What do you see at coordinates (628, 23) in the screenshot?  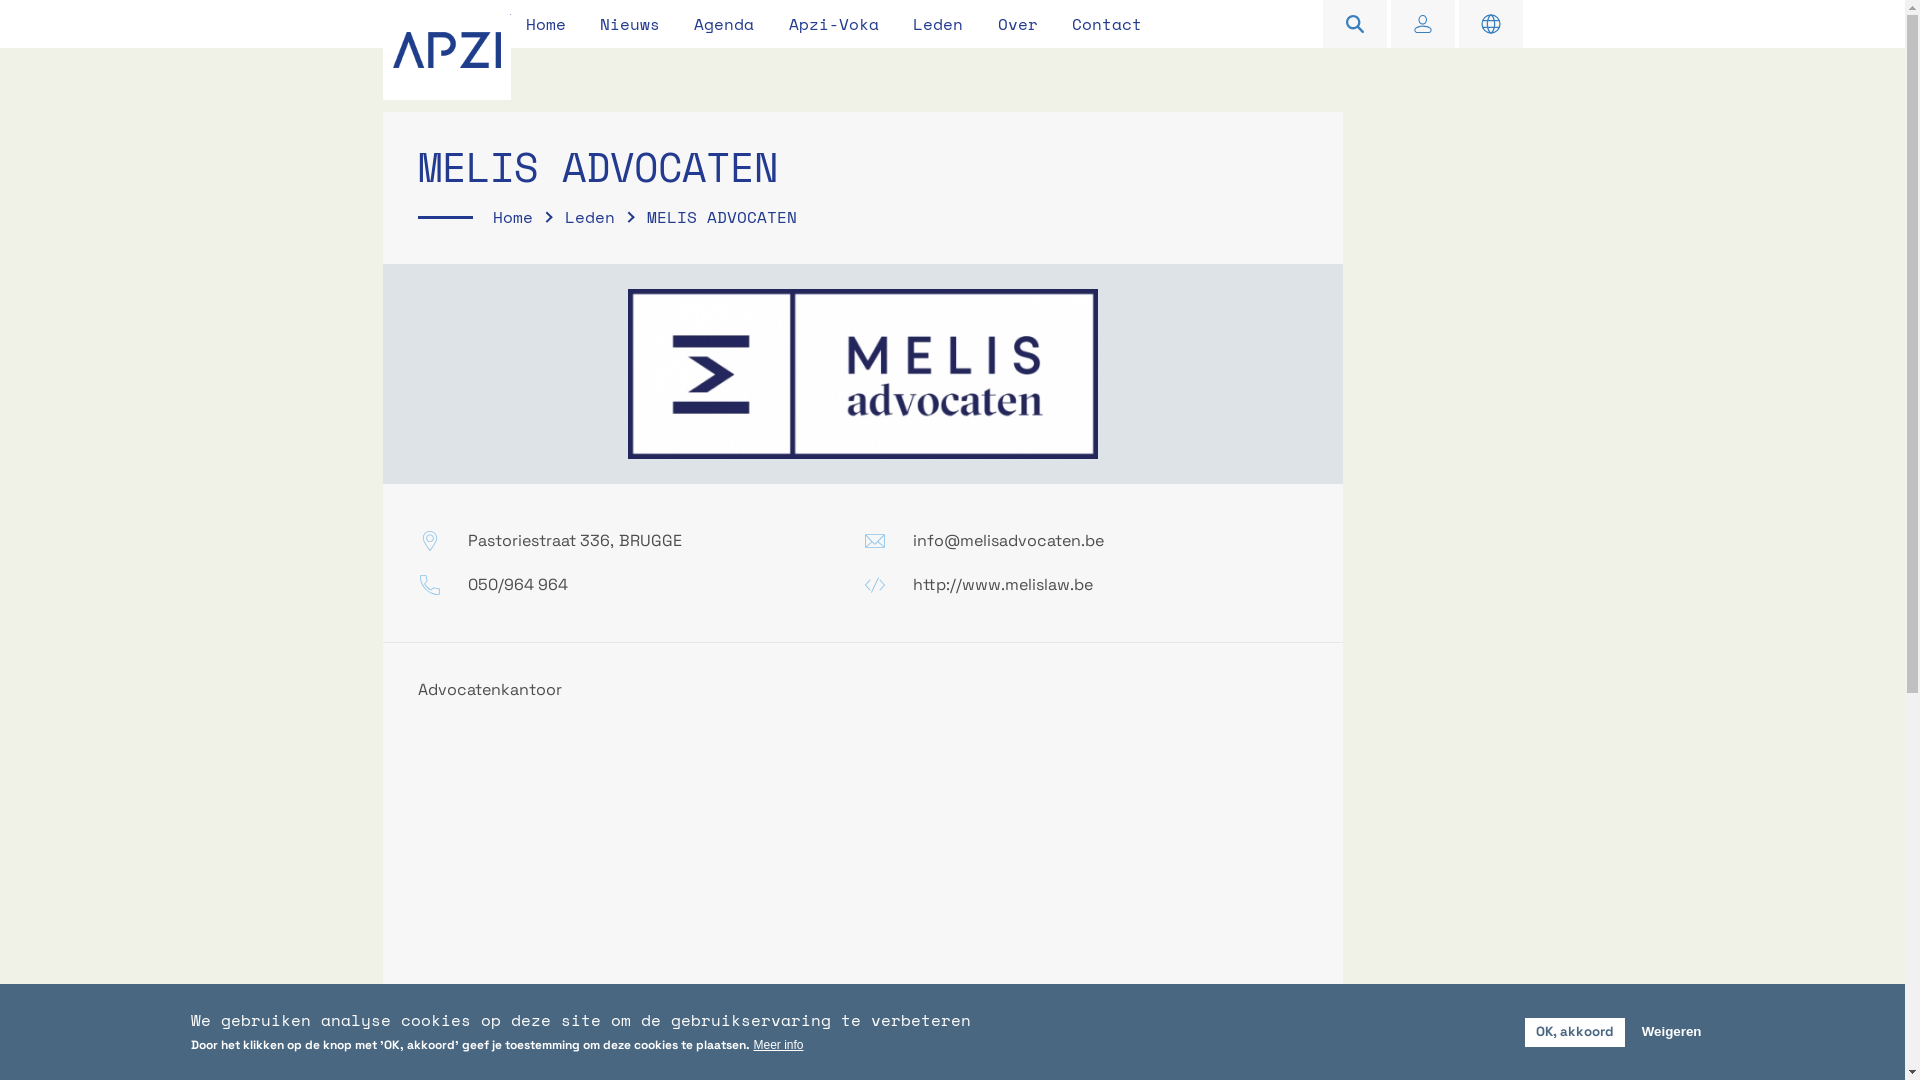 I see `'Nieuws'` at bounding box center [628, 23].